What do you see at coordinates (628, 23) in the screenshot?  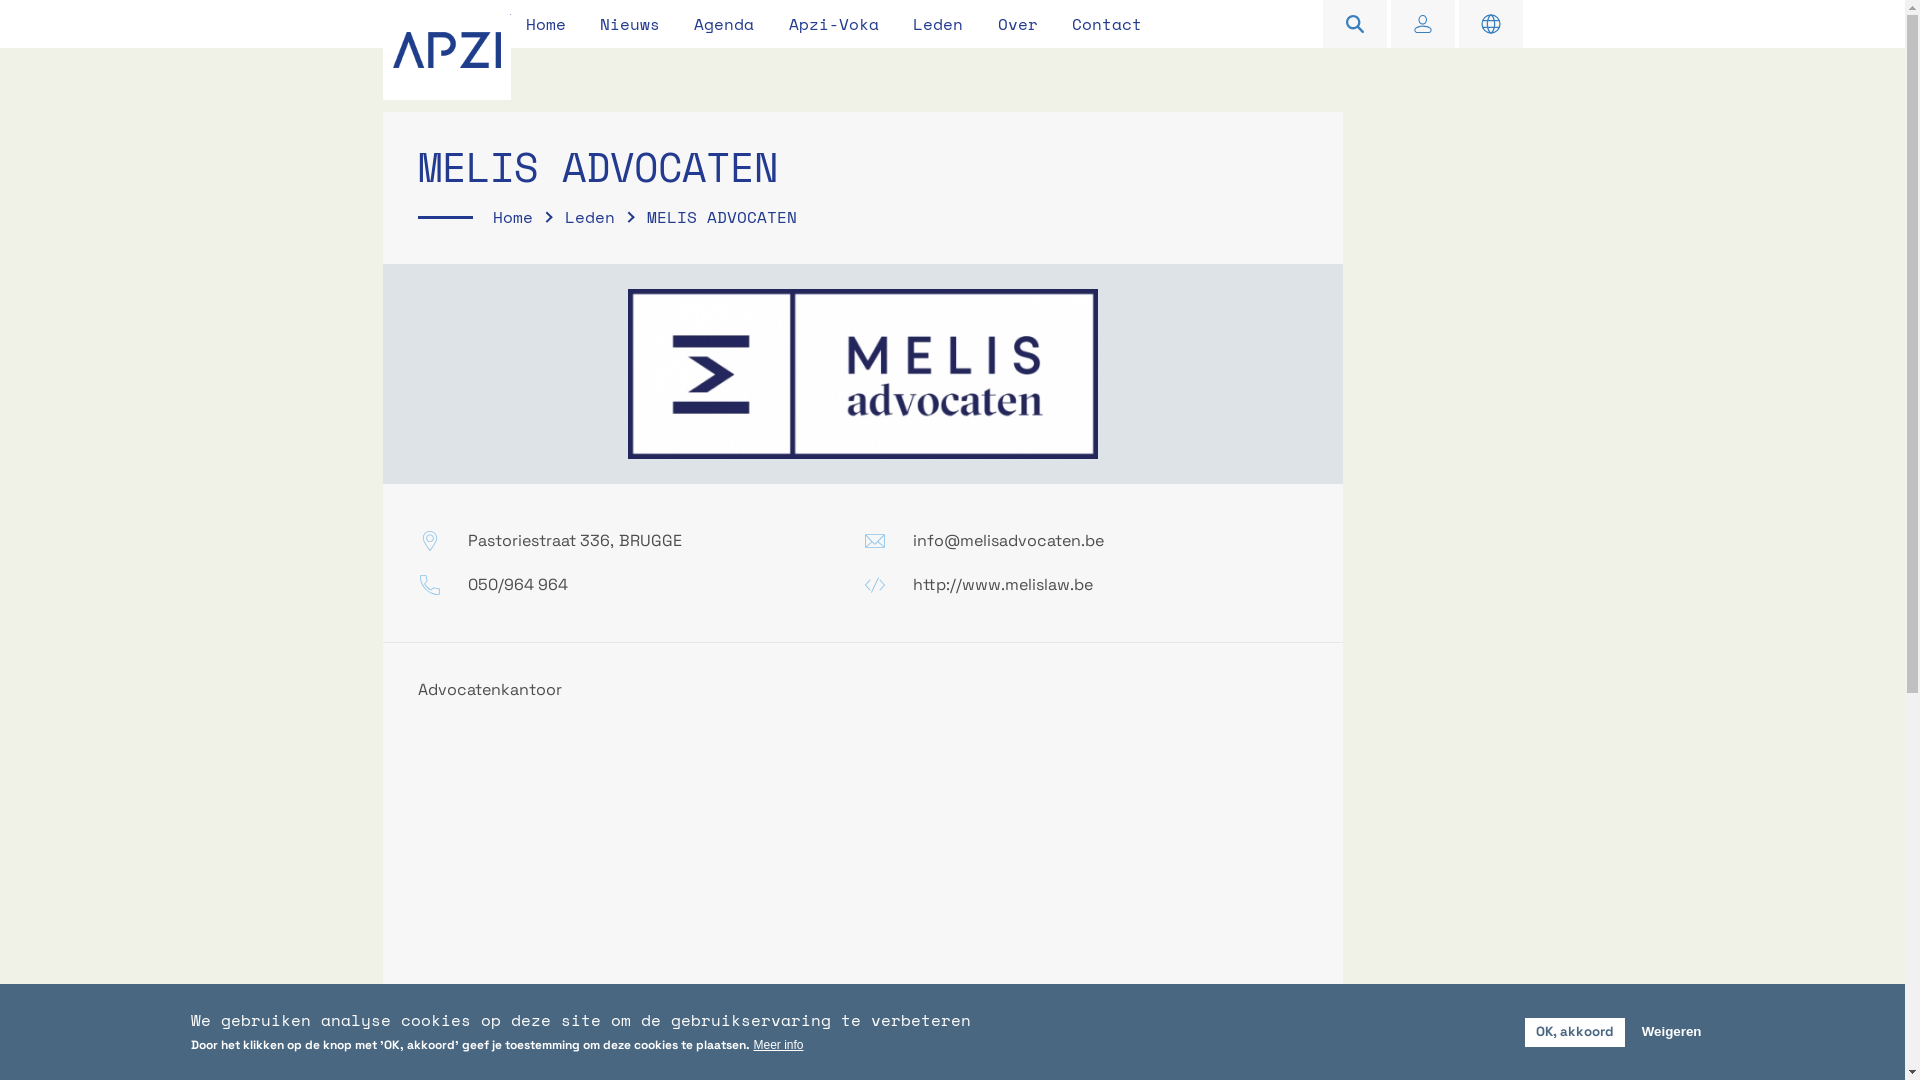 I see `'Nieuws'` at bounding box center [628, 23].